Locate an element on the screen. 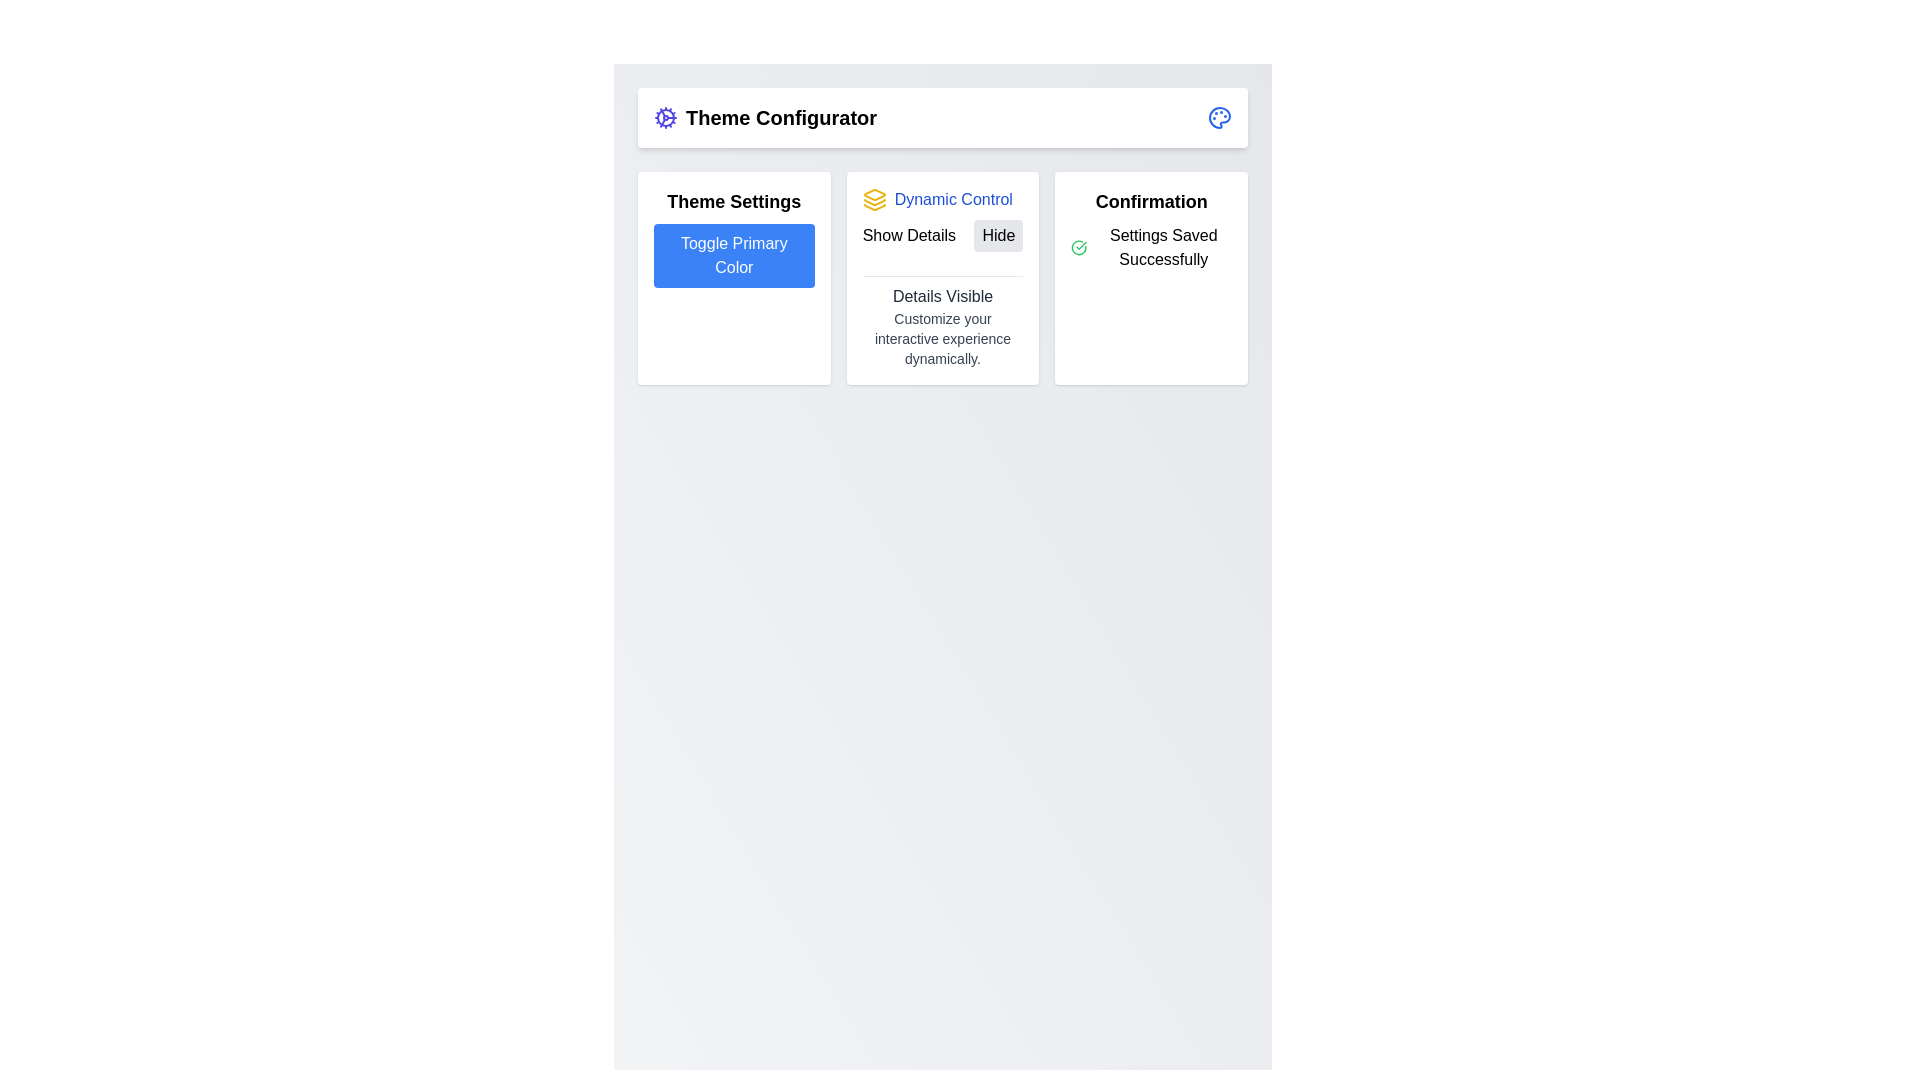 The height and width of the screenshot is (1080, 1920). status notification text label located beside the green circular checkmark icon in the rightmost card of the 'Confirmation' layout, indicating successful settings save is located at coordinates (1163, 246).